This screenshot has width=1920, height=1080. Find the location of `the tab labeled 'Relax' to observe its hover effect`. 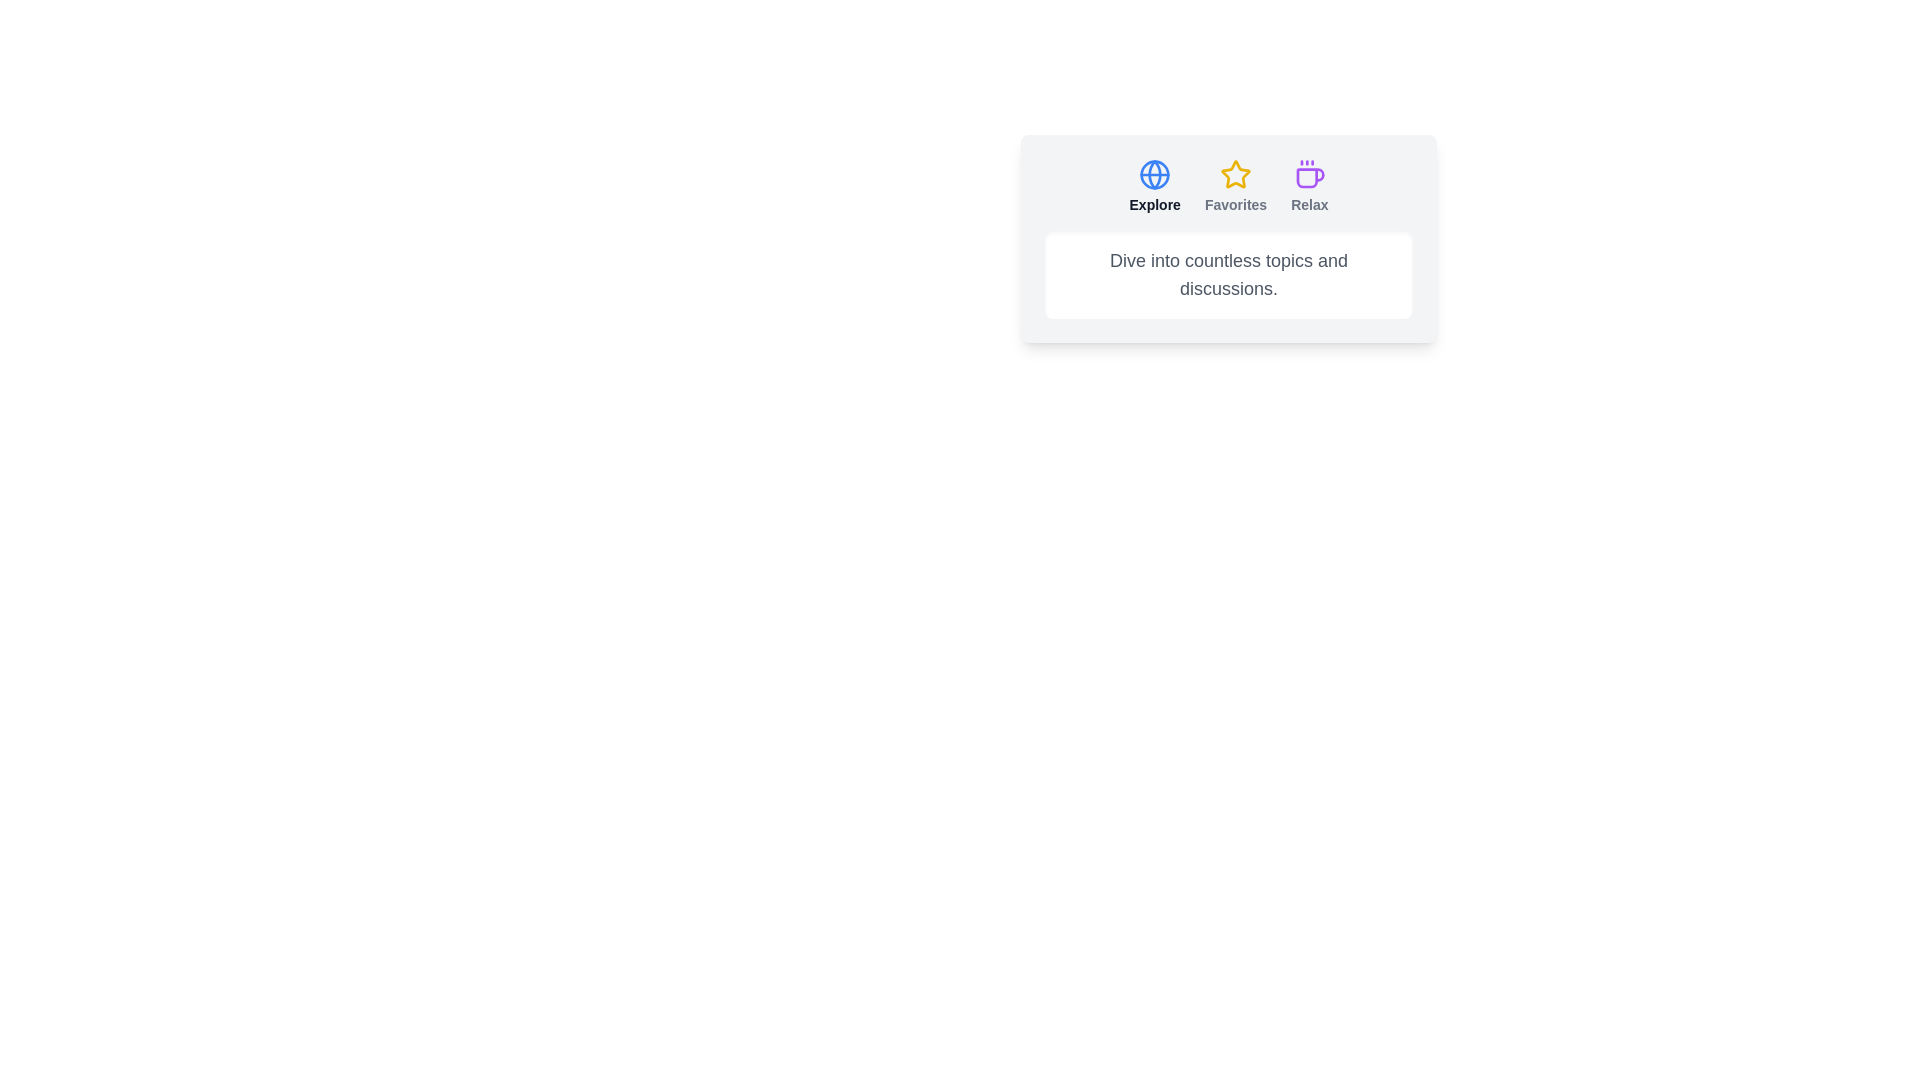

the tab labeled 'Relax' to observe its hover effect is located at coordinates (1309, 186).